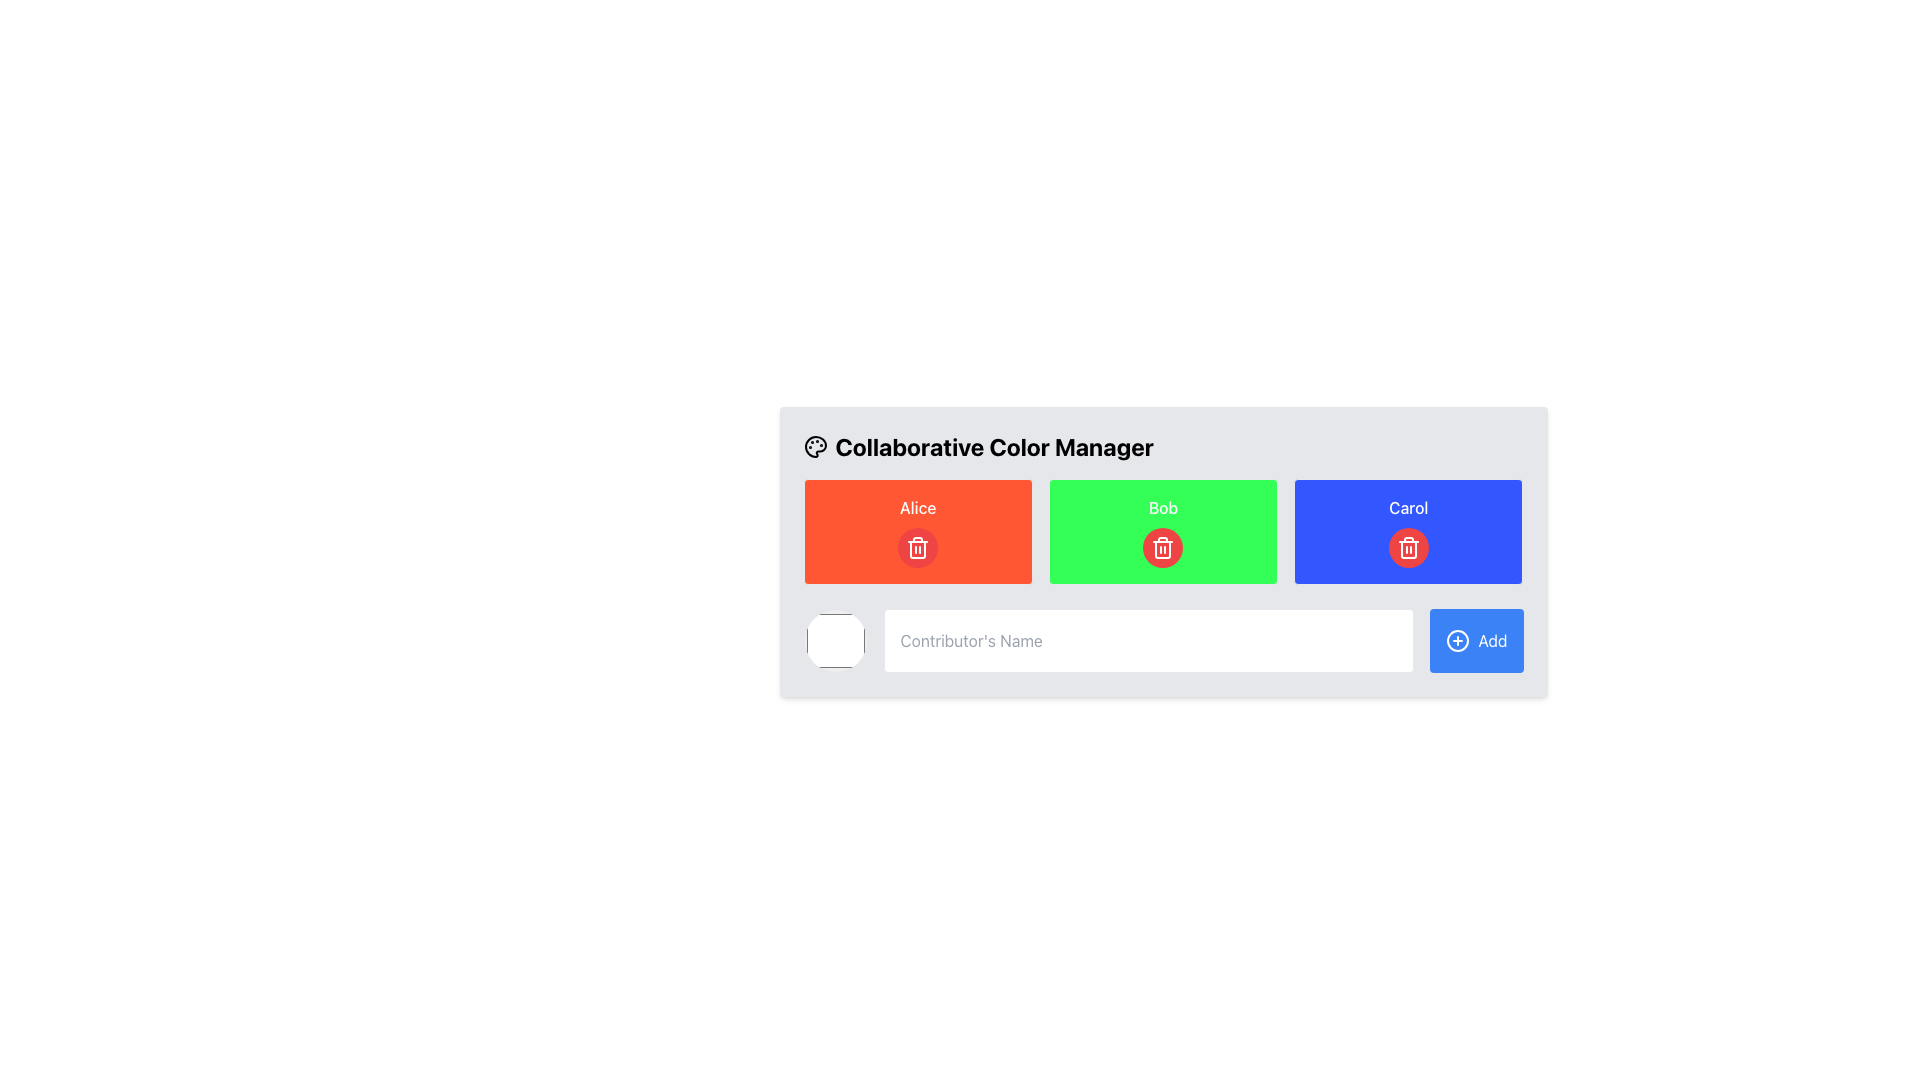 The width and height of the screenshot is (1920, 1080). What do you see at coordinates (1163, 547) in the screenshot?
I see `the delete icon button associated with the 'Bob' entry to possibly display additional information` at bounding box center [1163, 547].